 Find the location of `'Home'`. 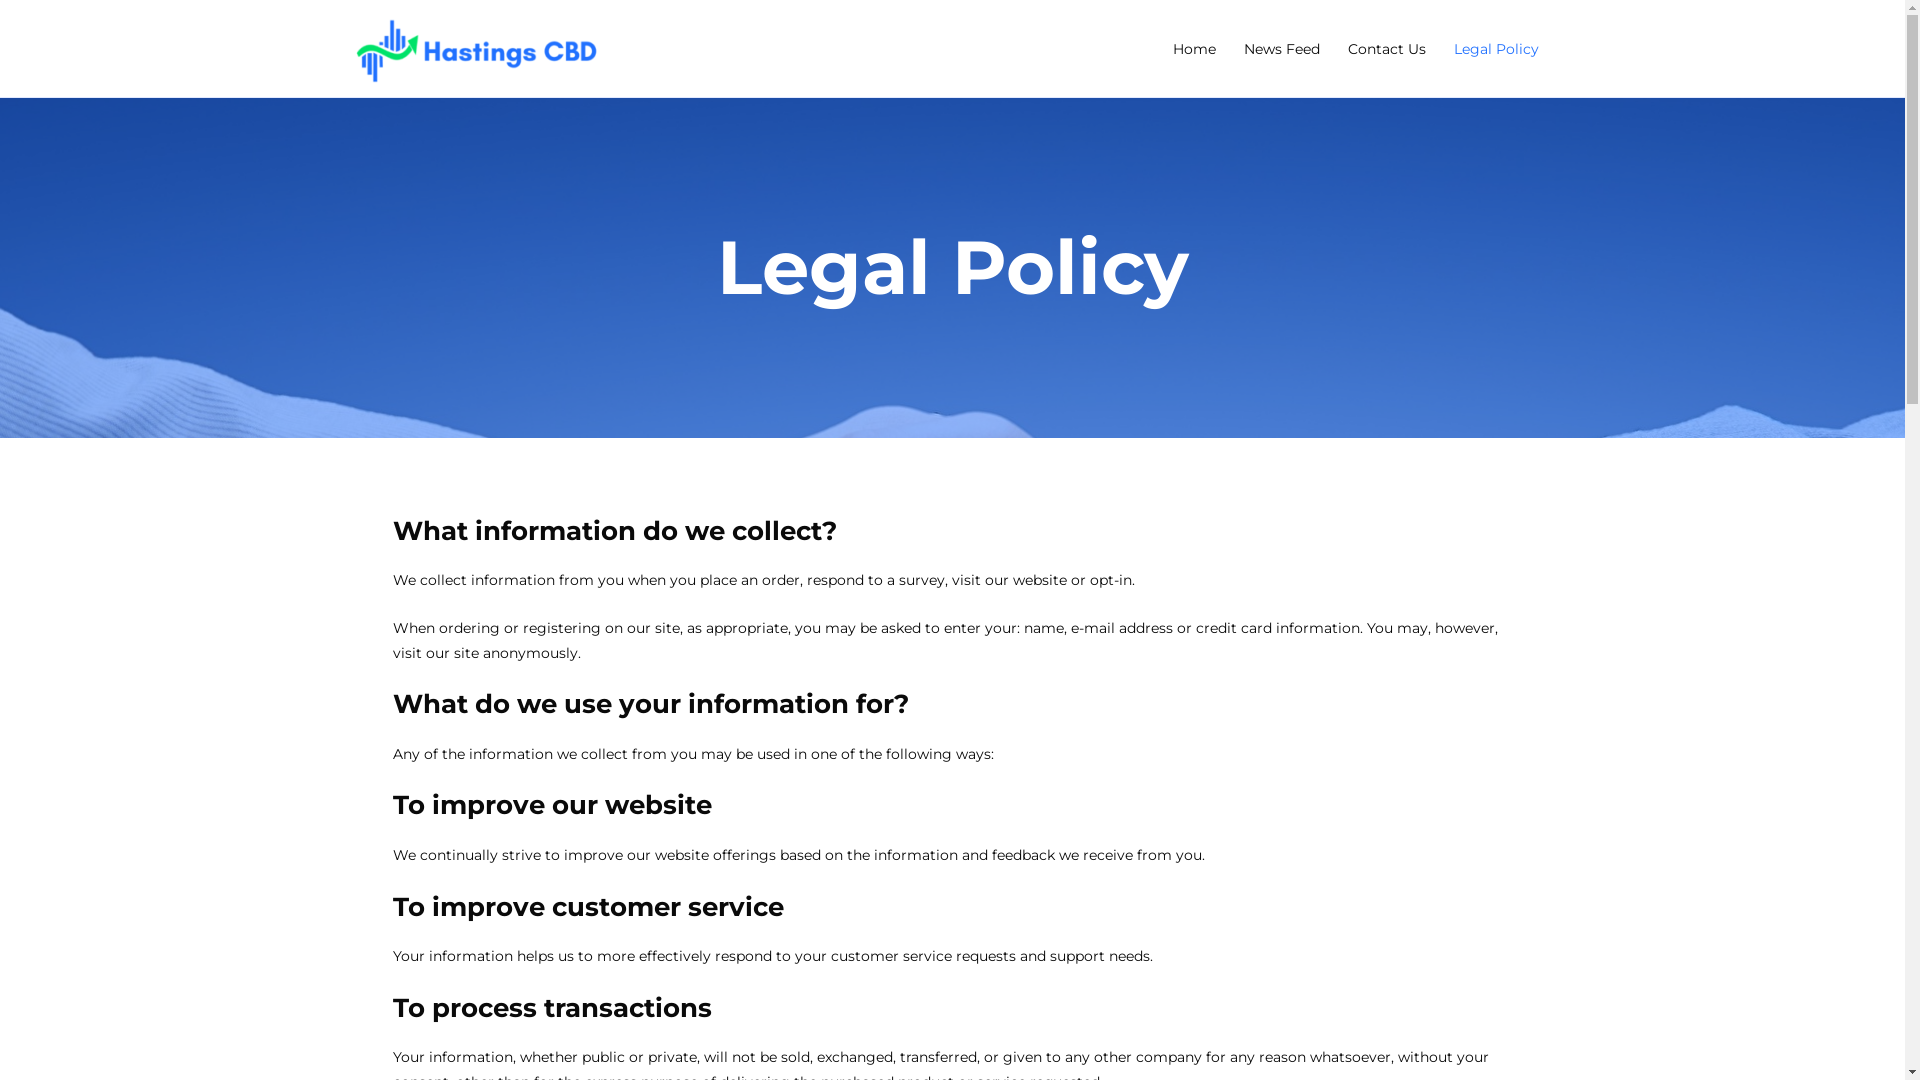

'Home' is located at coordinates (1193, 46).